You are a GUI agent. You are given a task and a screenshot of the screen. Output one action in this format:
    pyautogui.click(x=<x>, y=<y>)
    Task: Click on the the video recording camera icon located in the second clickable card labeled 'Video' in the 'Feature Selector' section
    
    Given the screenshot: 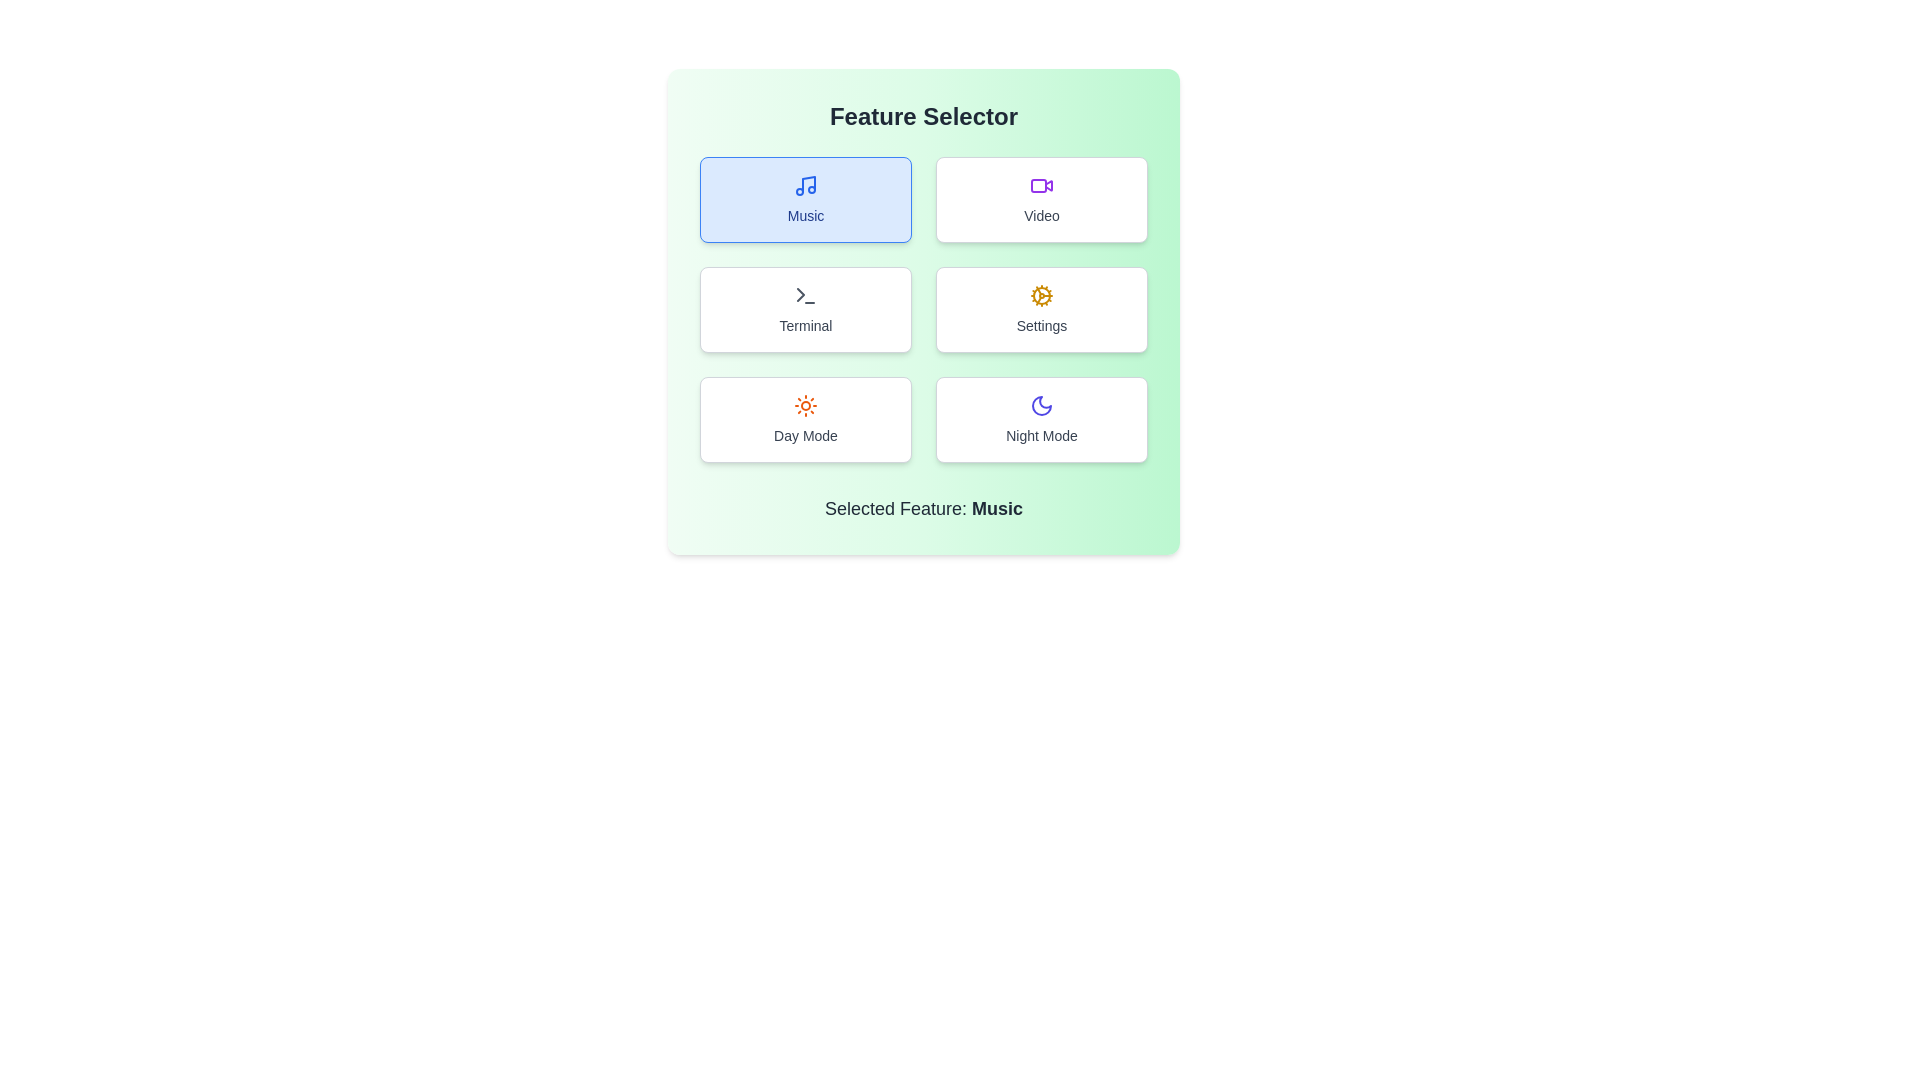 What is the action you would take?
    pyautogui.click(x=1040, y=185)
    